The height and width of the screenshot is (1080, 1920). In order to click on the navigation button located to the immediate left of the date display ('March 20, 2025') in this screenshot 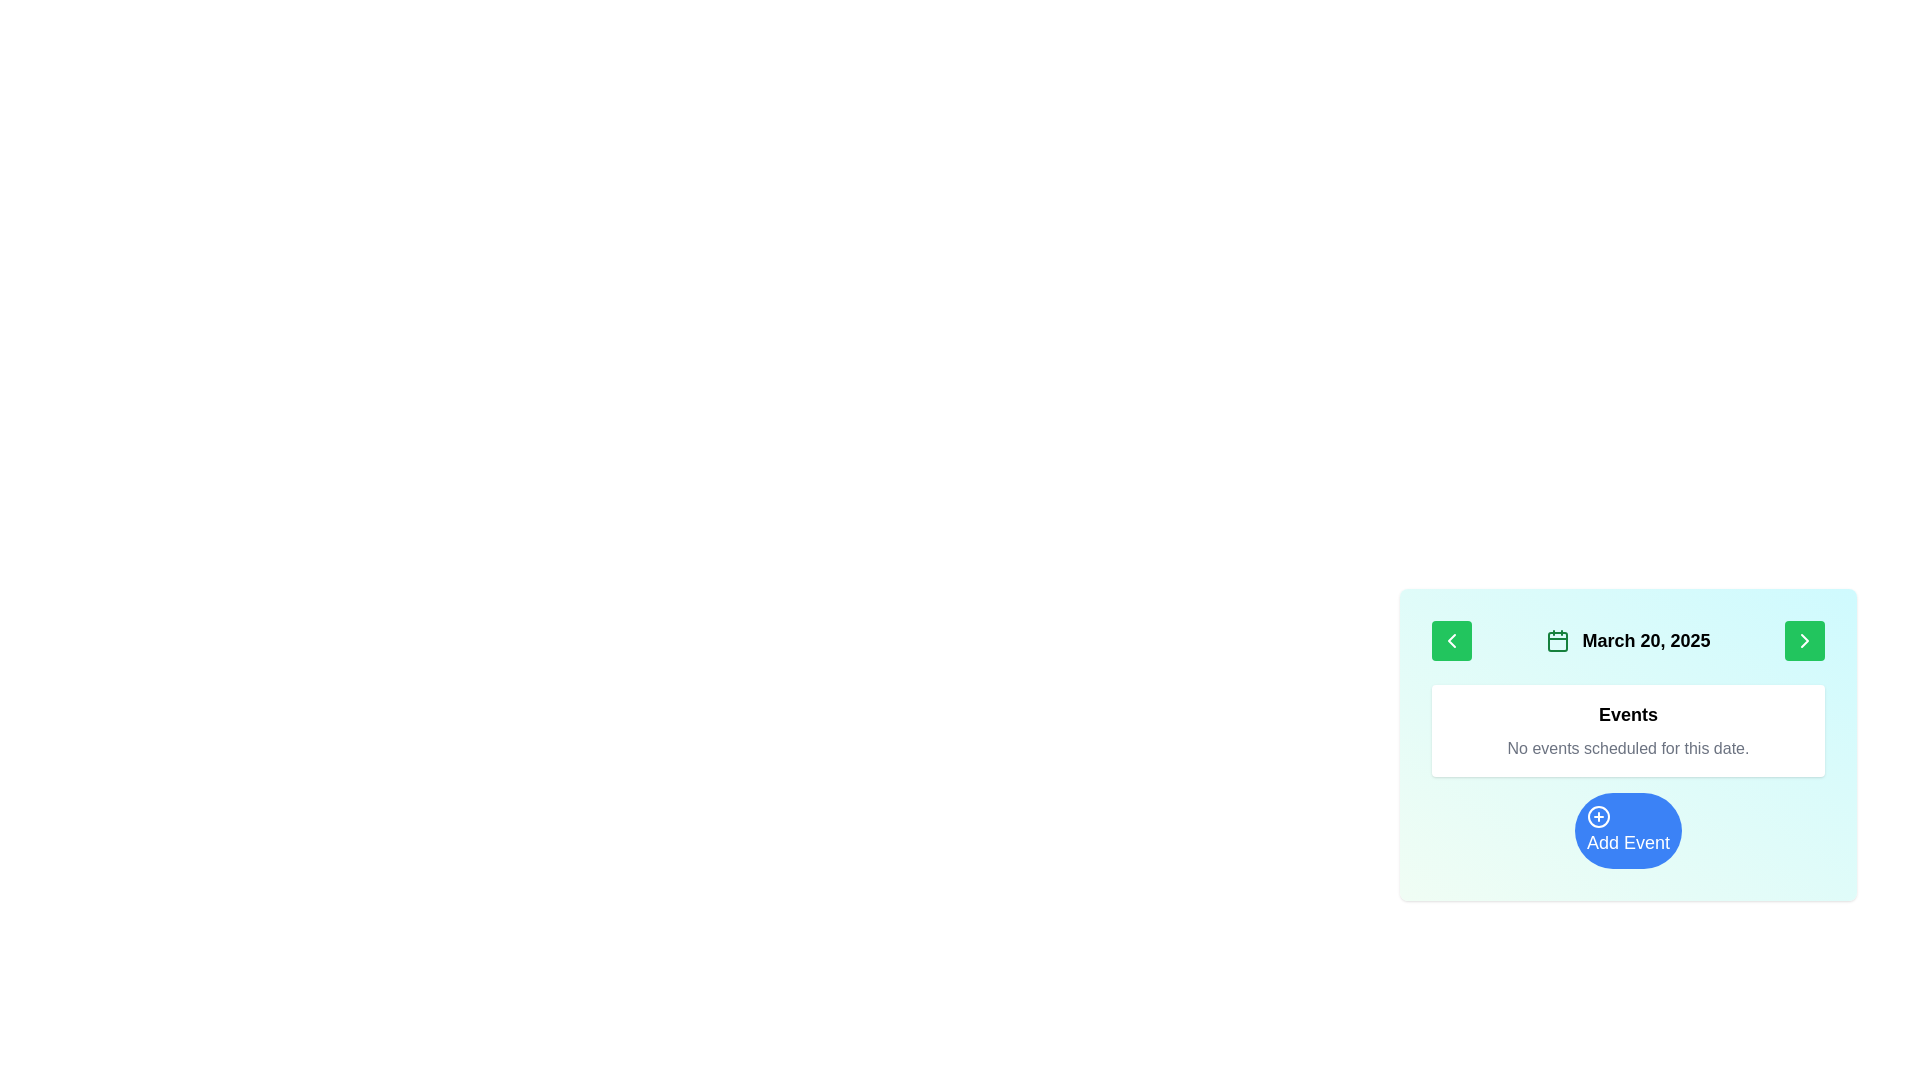, I will do `click(1451, 640)`.